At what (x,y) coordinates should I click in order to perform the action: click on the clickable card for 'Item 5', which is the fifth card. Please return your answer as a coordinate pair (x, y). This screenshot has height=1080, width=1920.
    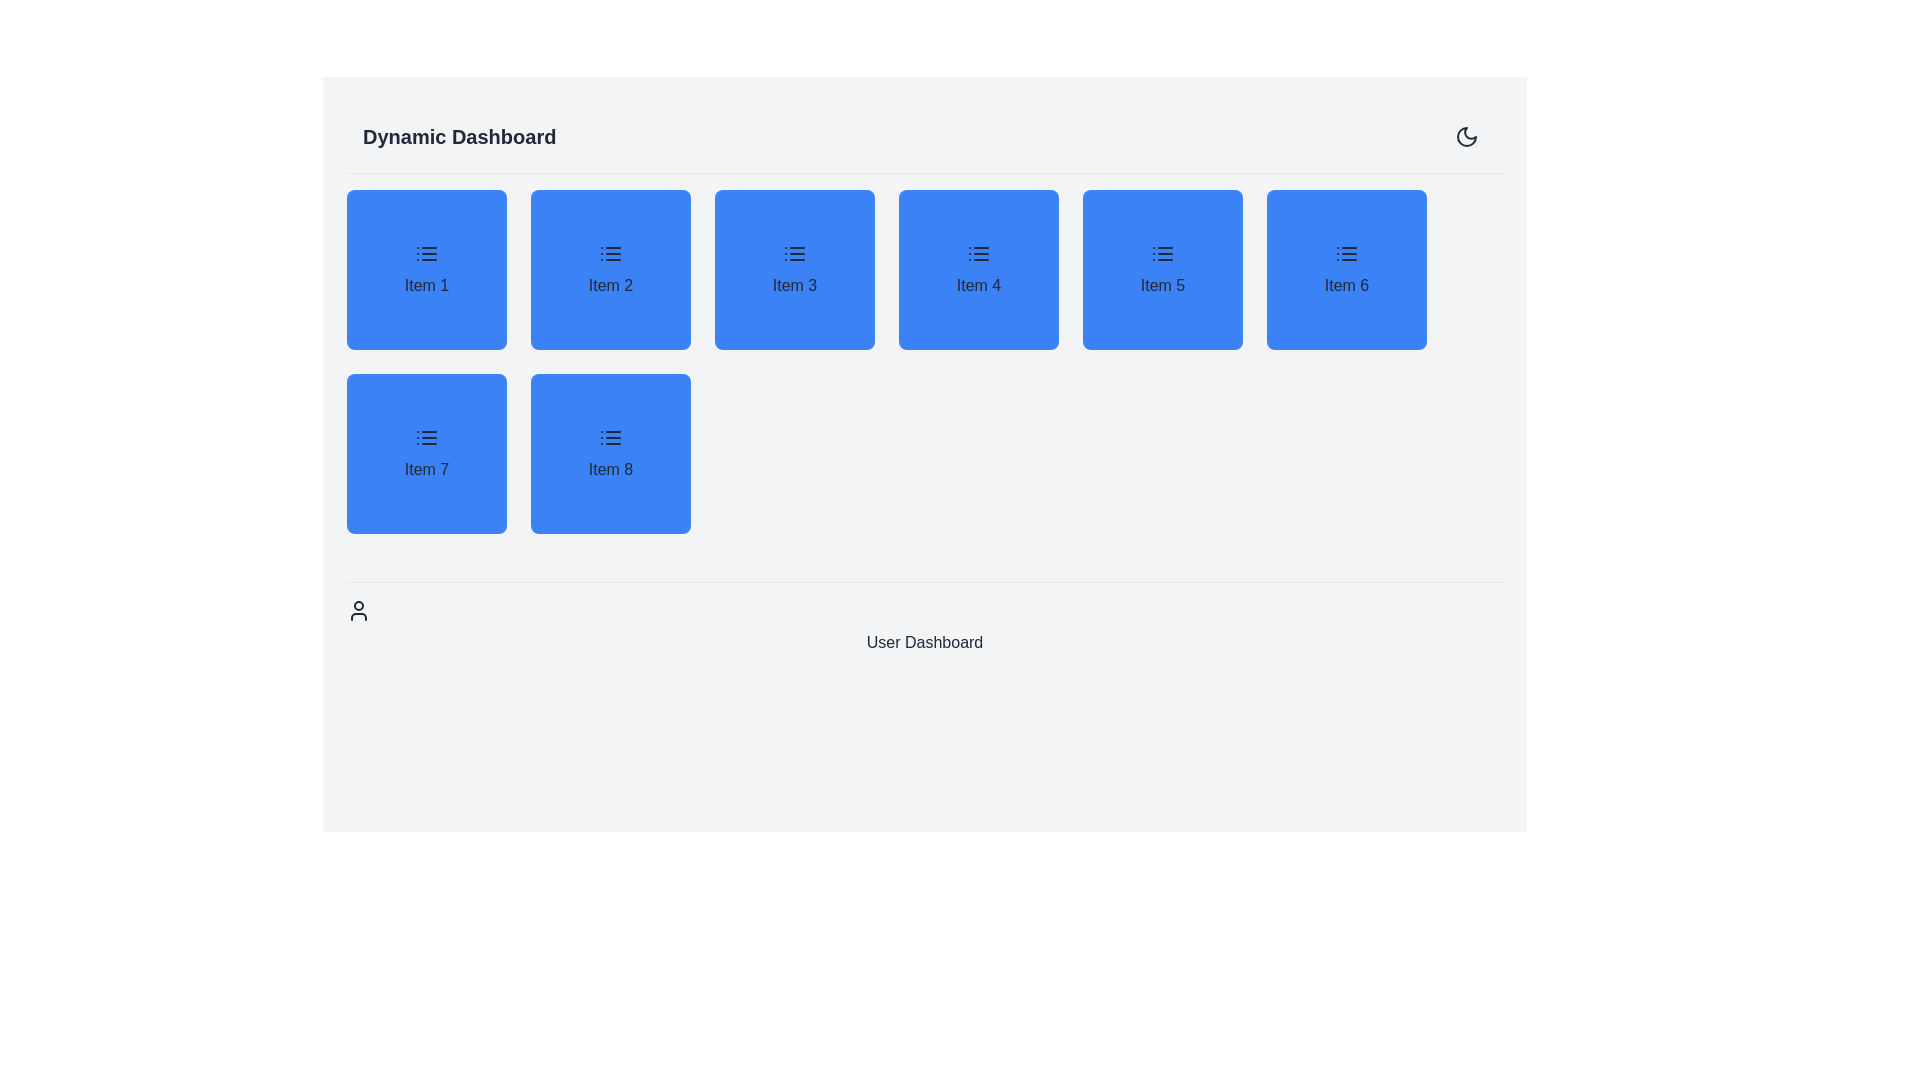
    Looking at the image, I should click on (1162, 270).